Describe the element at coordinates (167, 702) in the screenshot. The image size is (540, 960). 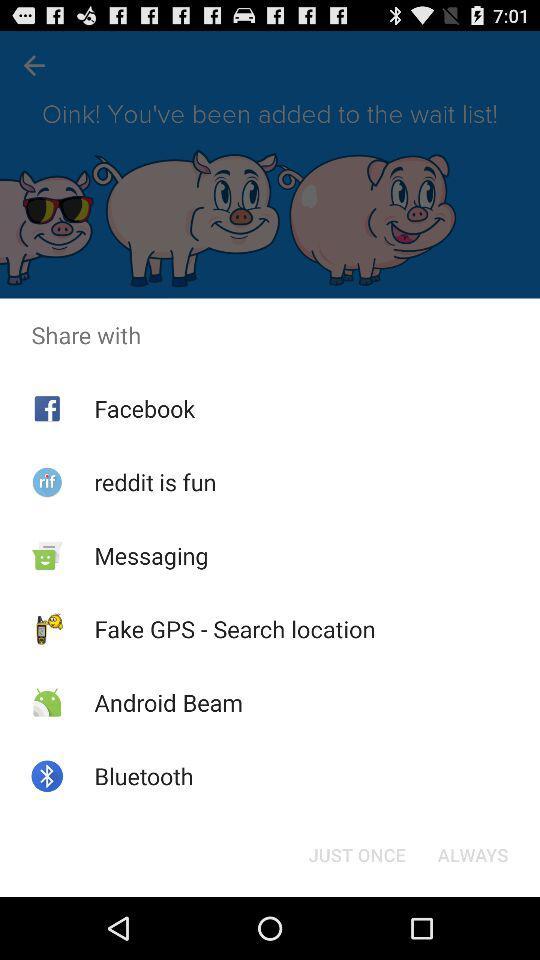
I see `the app below the fake gps search` at that location.